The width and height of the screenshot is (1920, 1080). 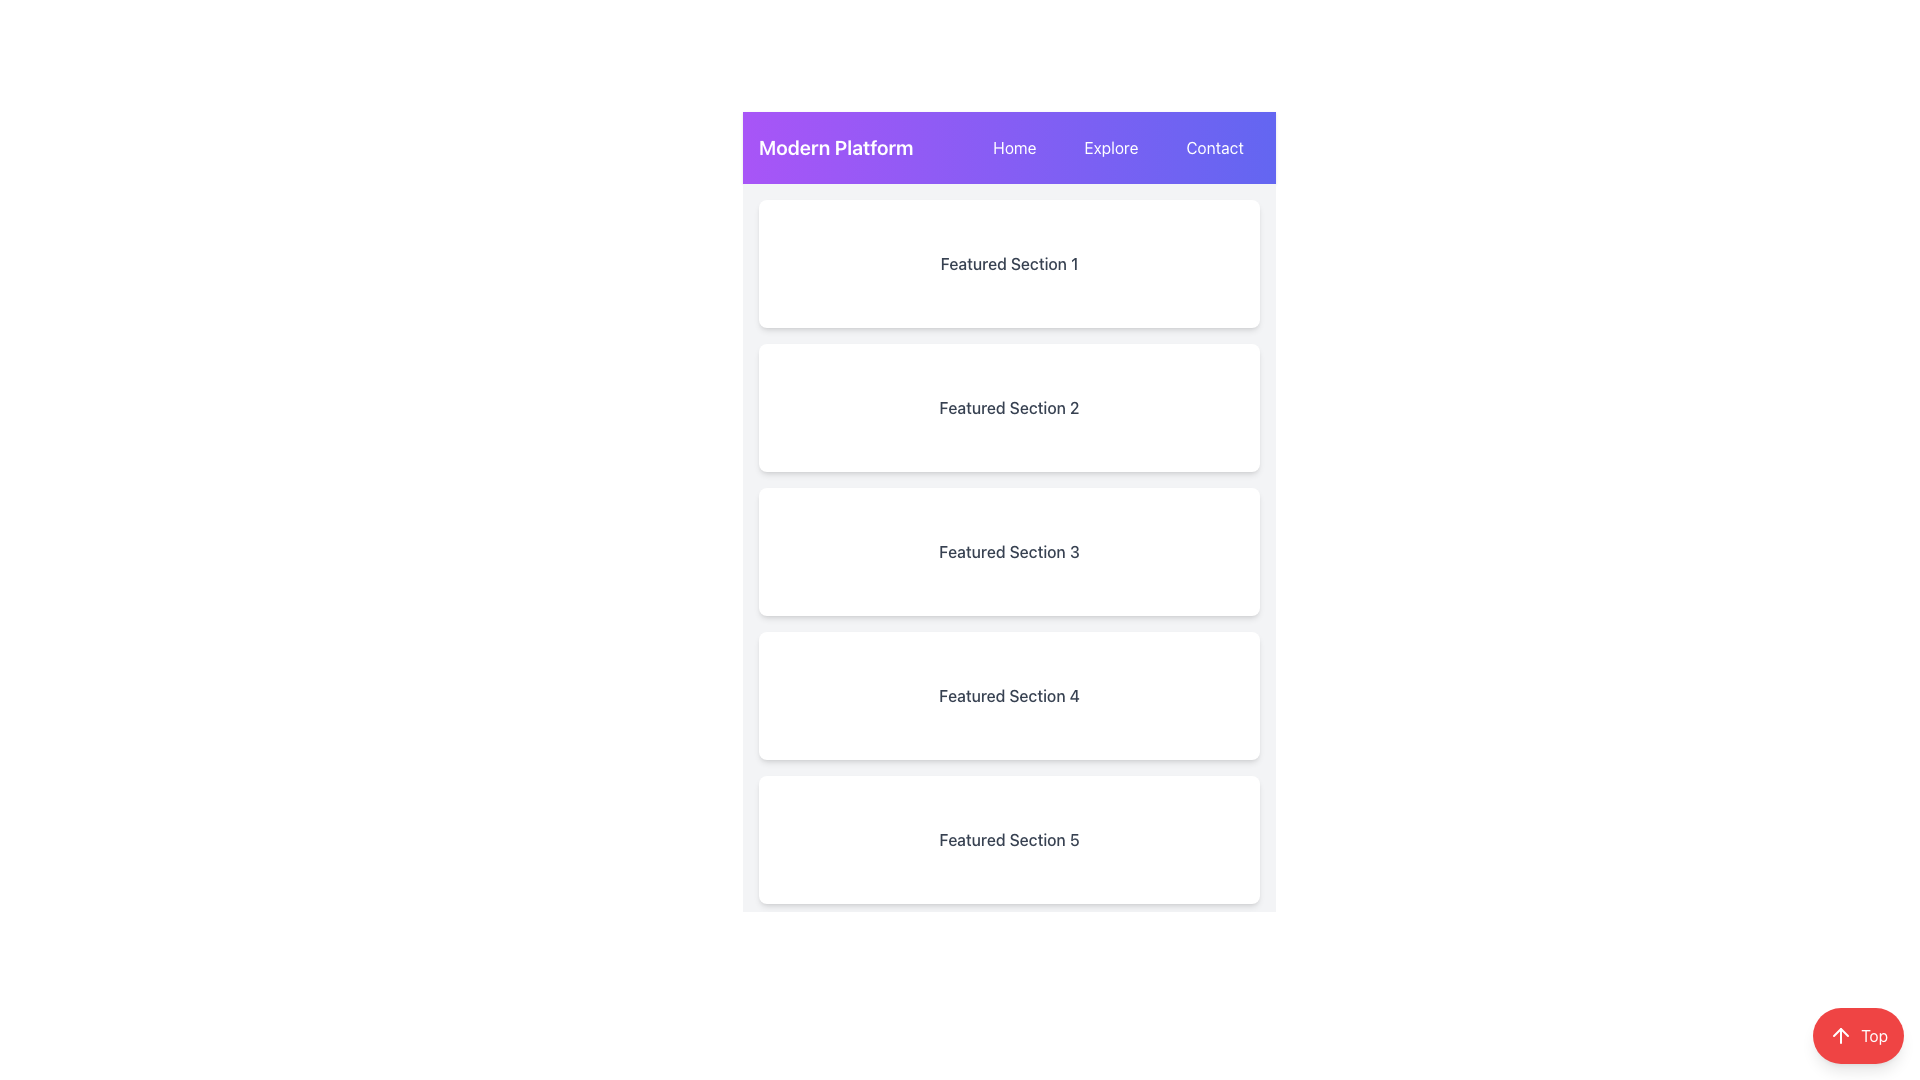 What do you see at coordinates (1110, 146) in the screenshot?
I see `the 'Explore' button, which is the second button in a horizontal group of three within the purple header bar` at bounding box center [1110, 146].